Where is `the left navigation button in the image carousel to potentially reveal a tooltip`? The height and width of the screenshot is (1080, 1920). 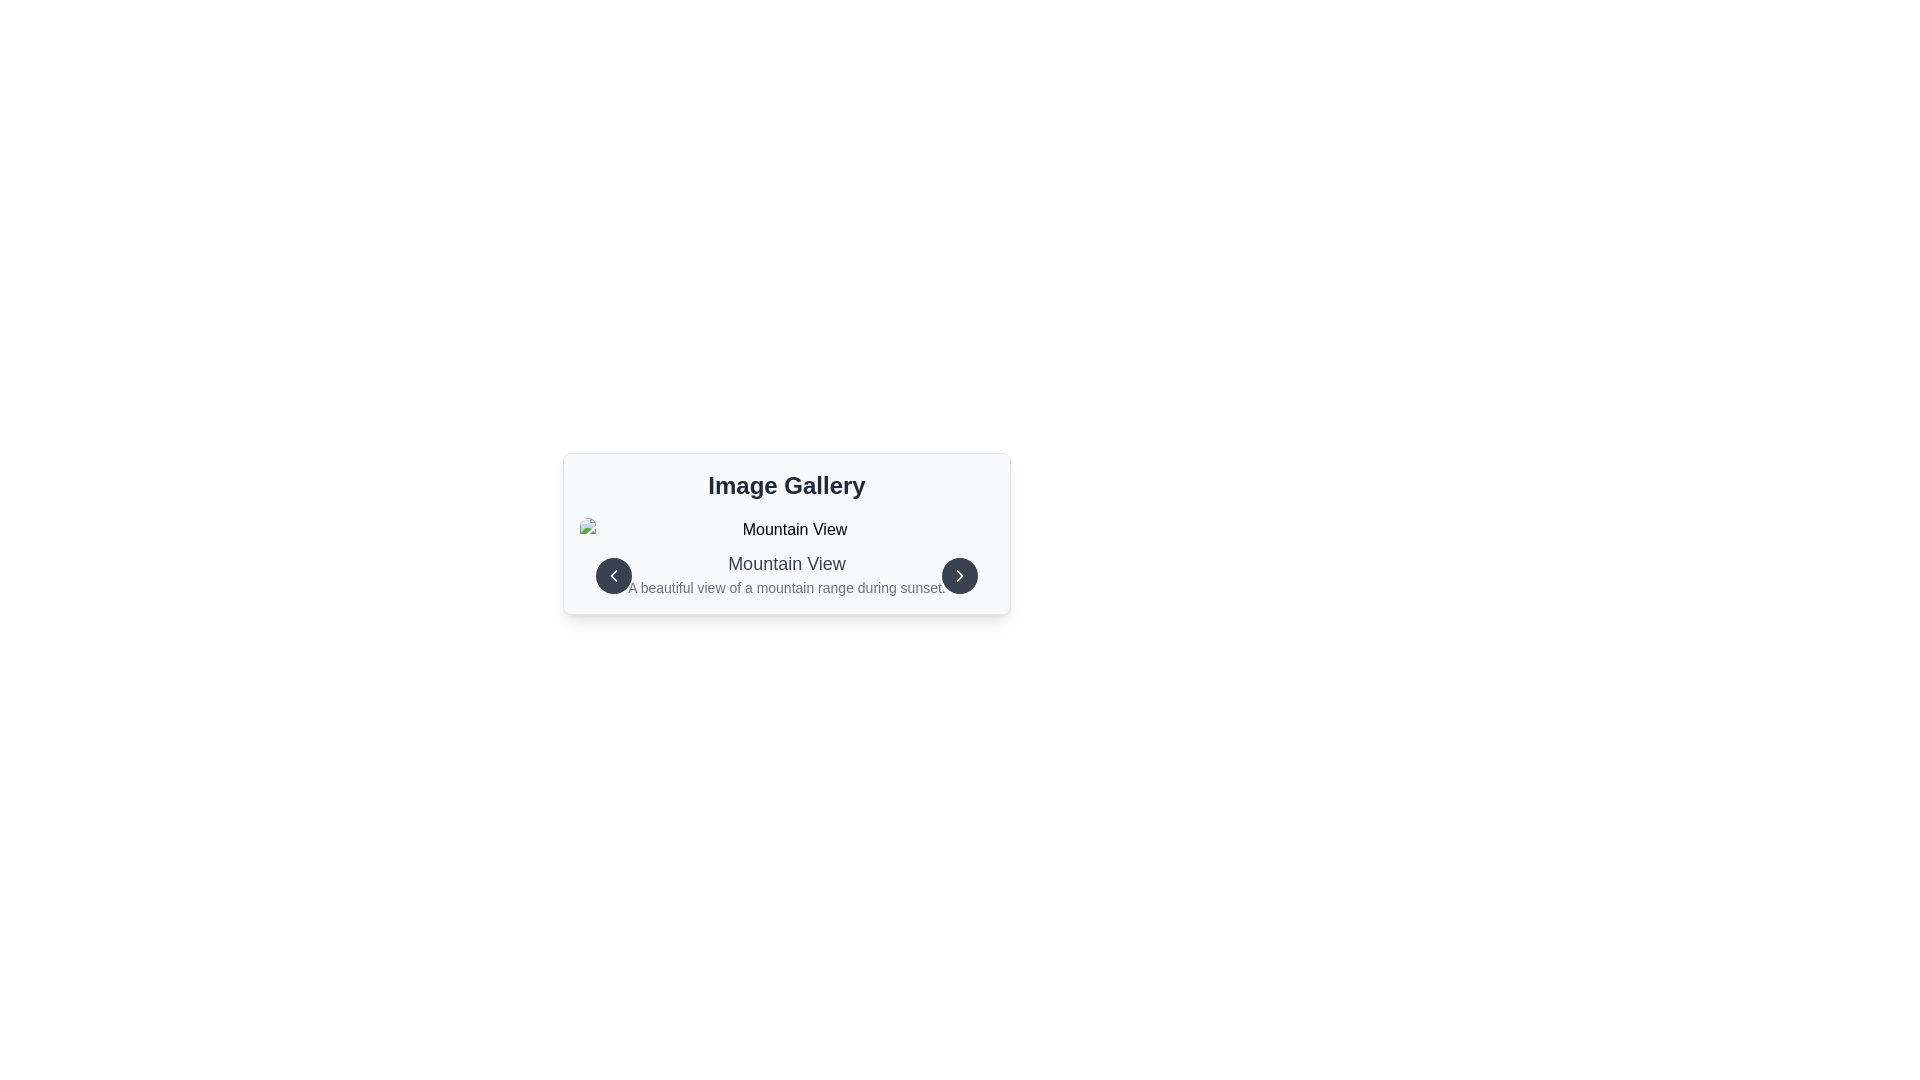 the left navigation button in the image carousel to potentially reveal a tooltip is located at coordinates (613, 575).